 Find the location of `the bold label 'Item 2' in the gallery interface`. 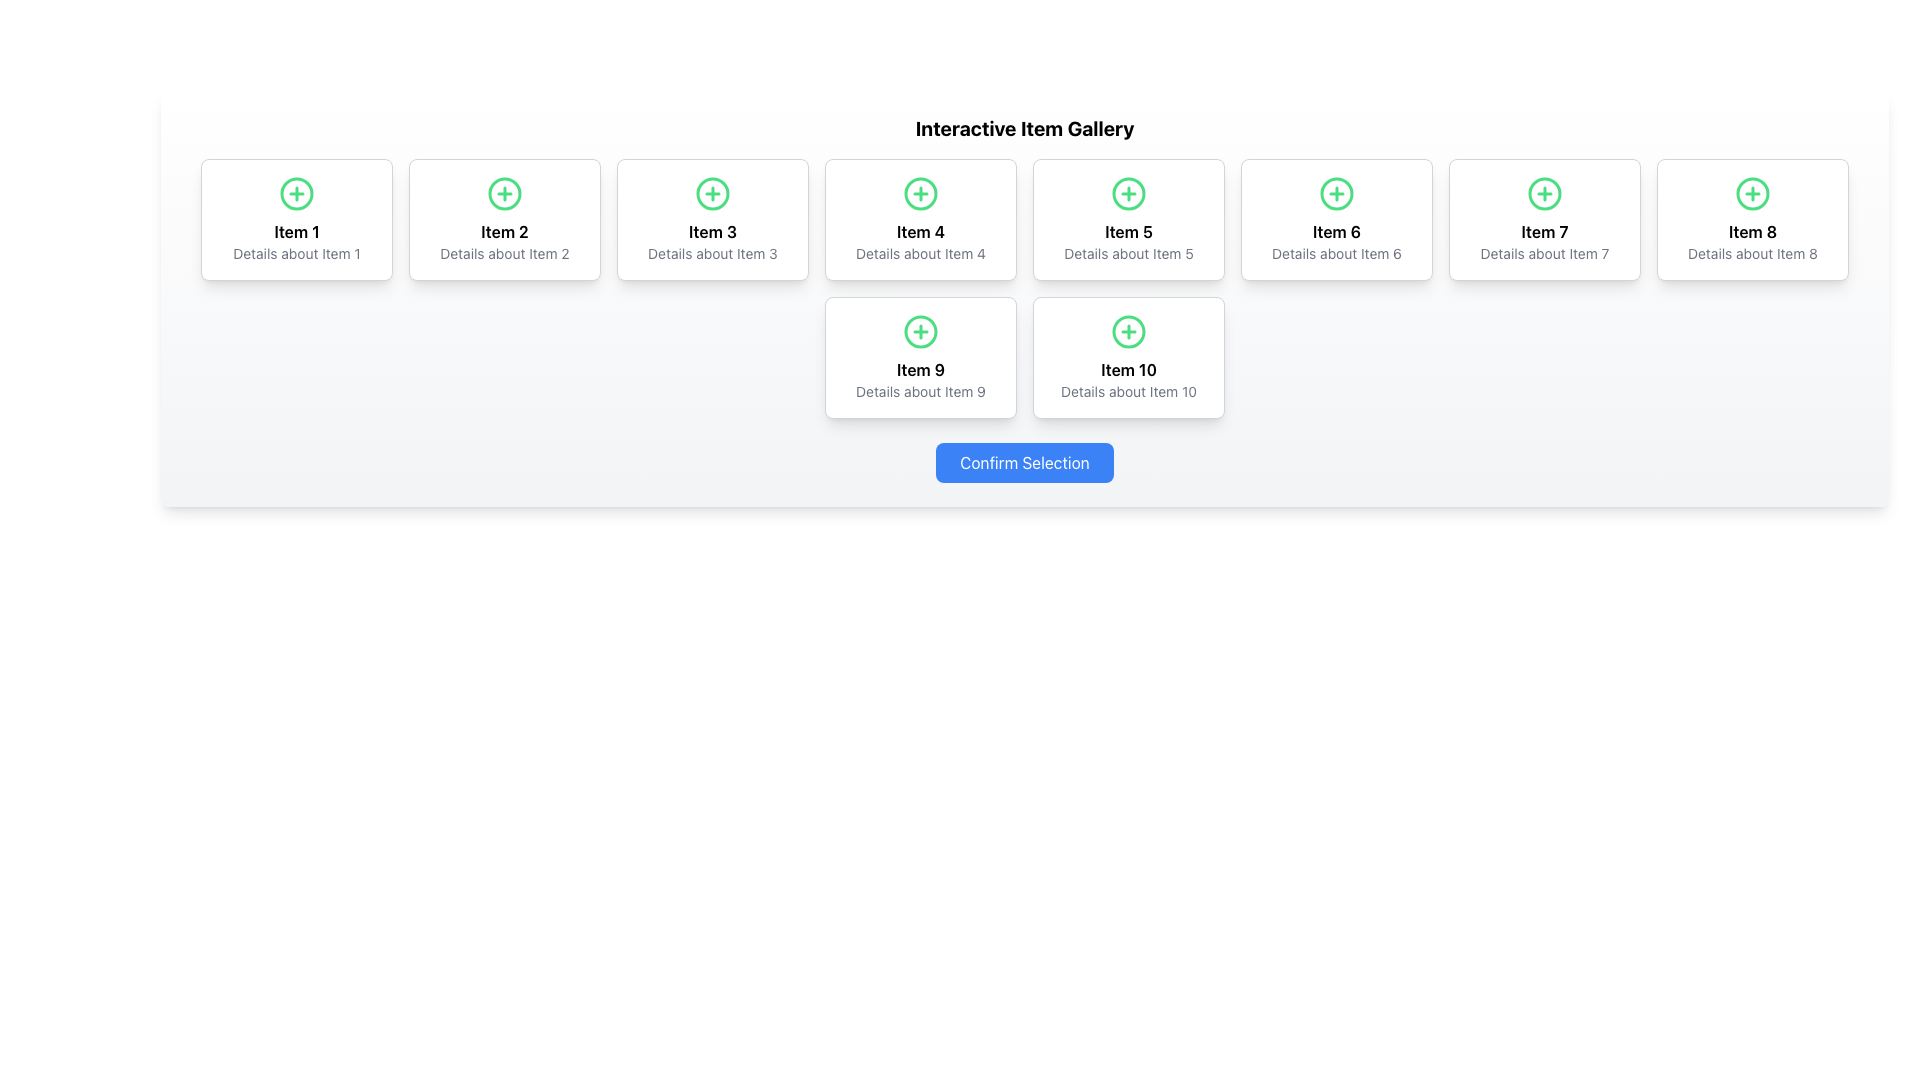

the bold label 'Item 2' in the gallery interface is located at coordinates (504, 230).